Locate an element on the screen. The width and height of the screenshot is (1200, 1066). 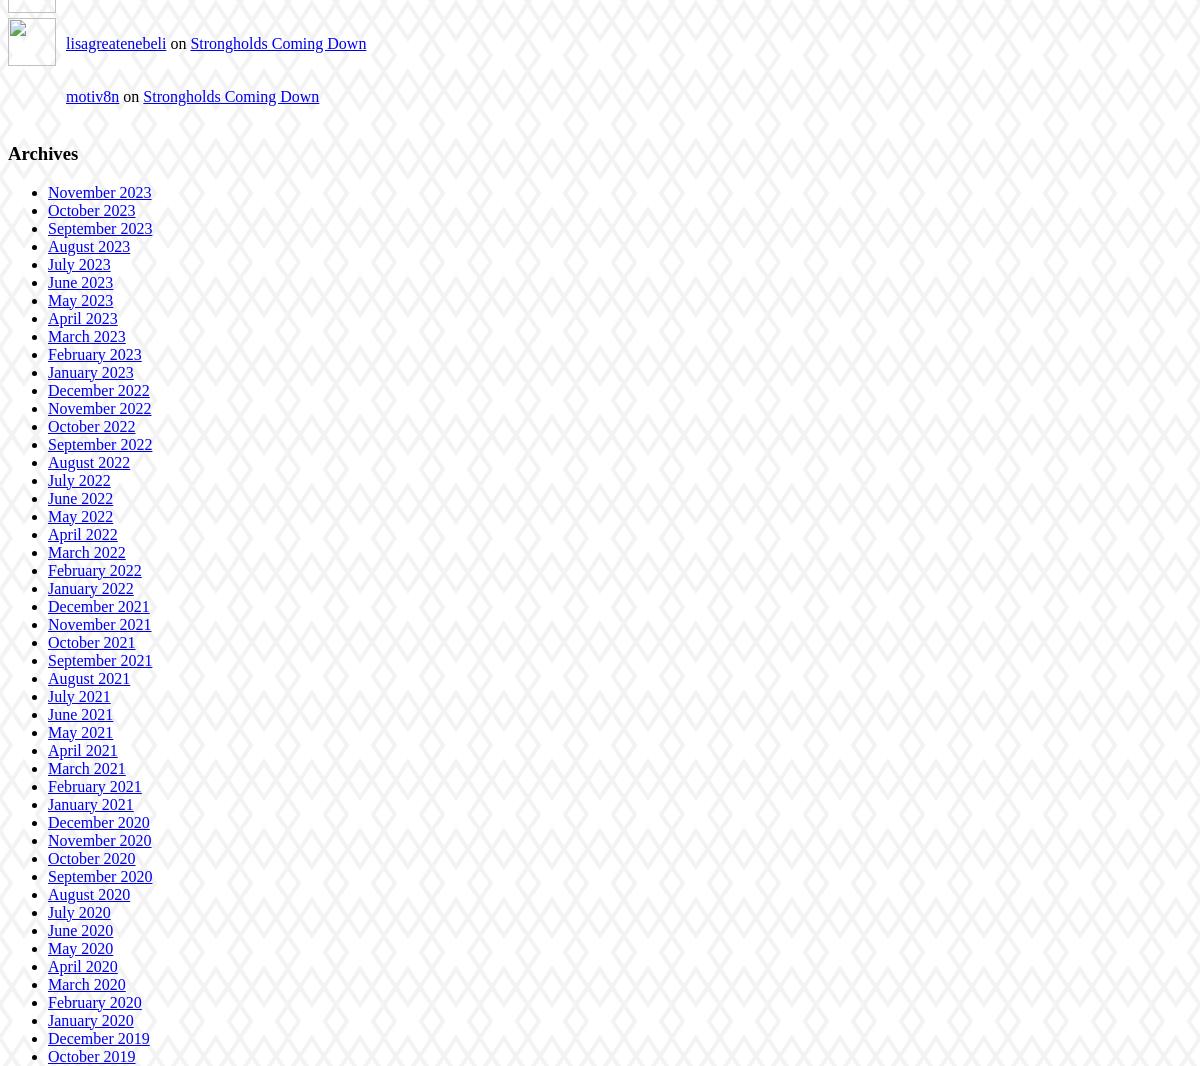
'December 2019' is located at coordinates (98, 1037).